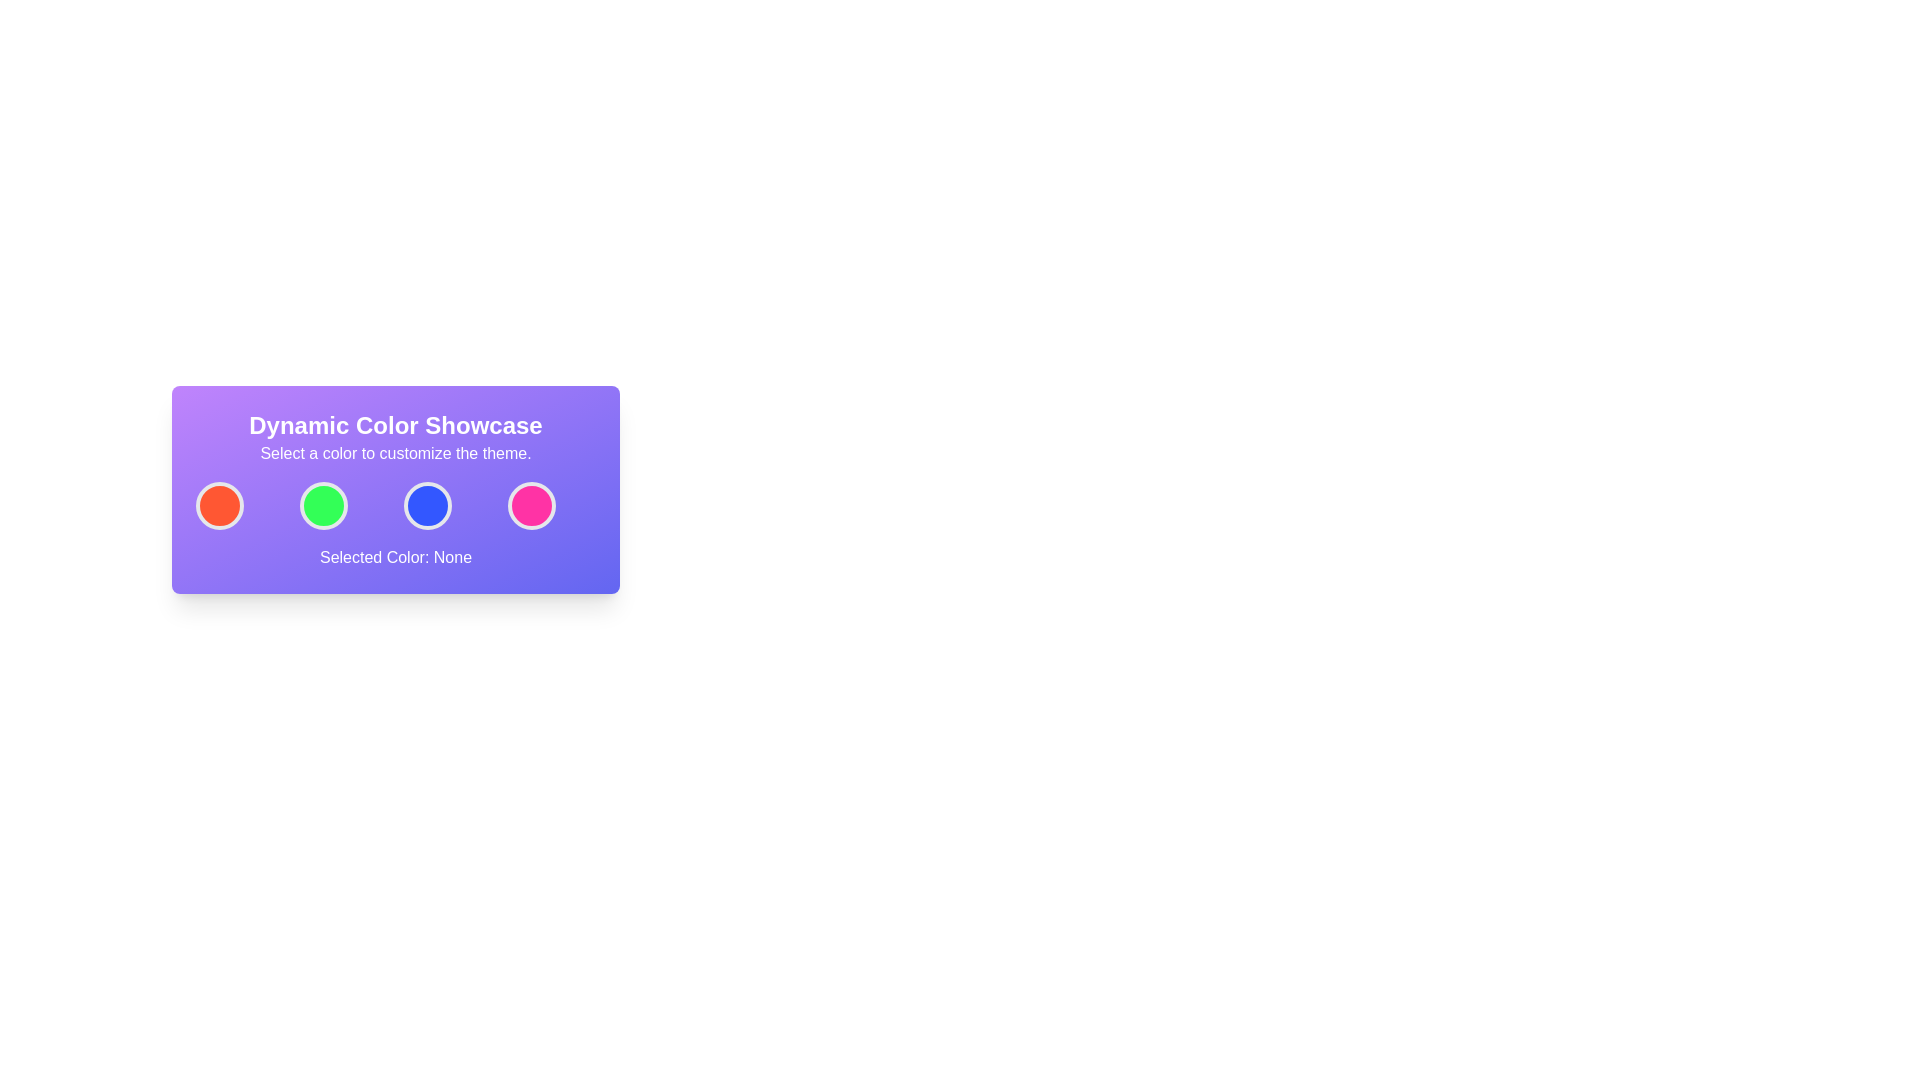  Describe the element at coordinates (395, 558) in the screenshot. I see `the Static Text Display that shows the currently selected color, located at the bottom of the color selection card` at that location.